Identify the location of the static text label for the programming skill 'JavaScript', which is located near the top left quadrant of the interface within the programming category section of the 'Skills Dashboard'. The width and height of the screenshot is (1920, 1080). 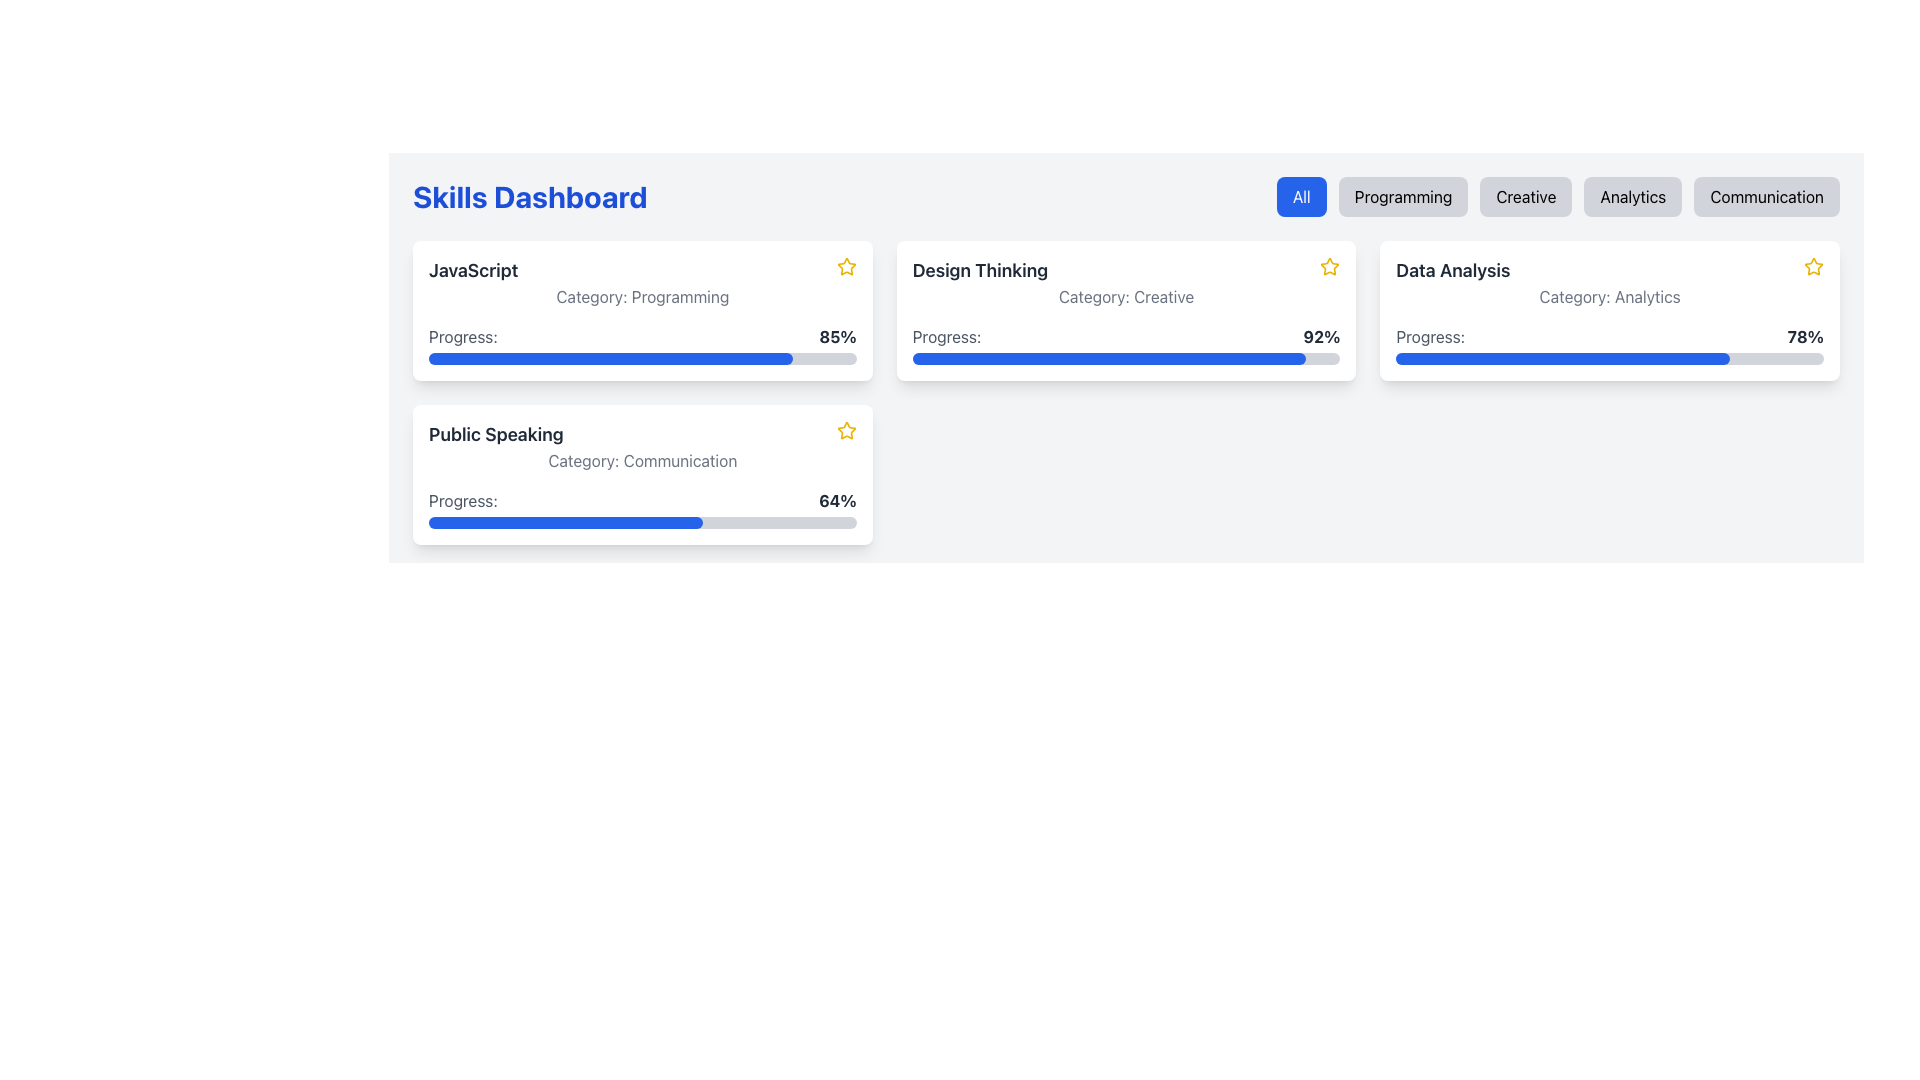
(472, 270).